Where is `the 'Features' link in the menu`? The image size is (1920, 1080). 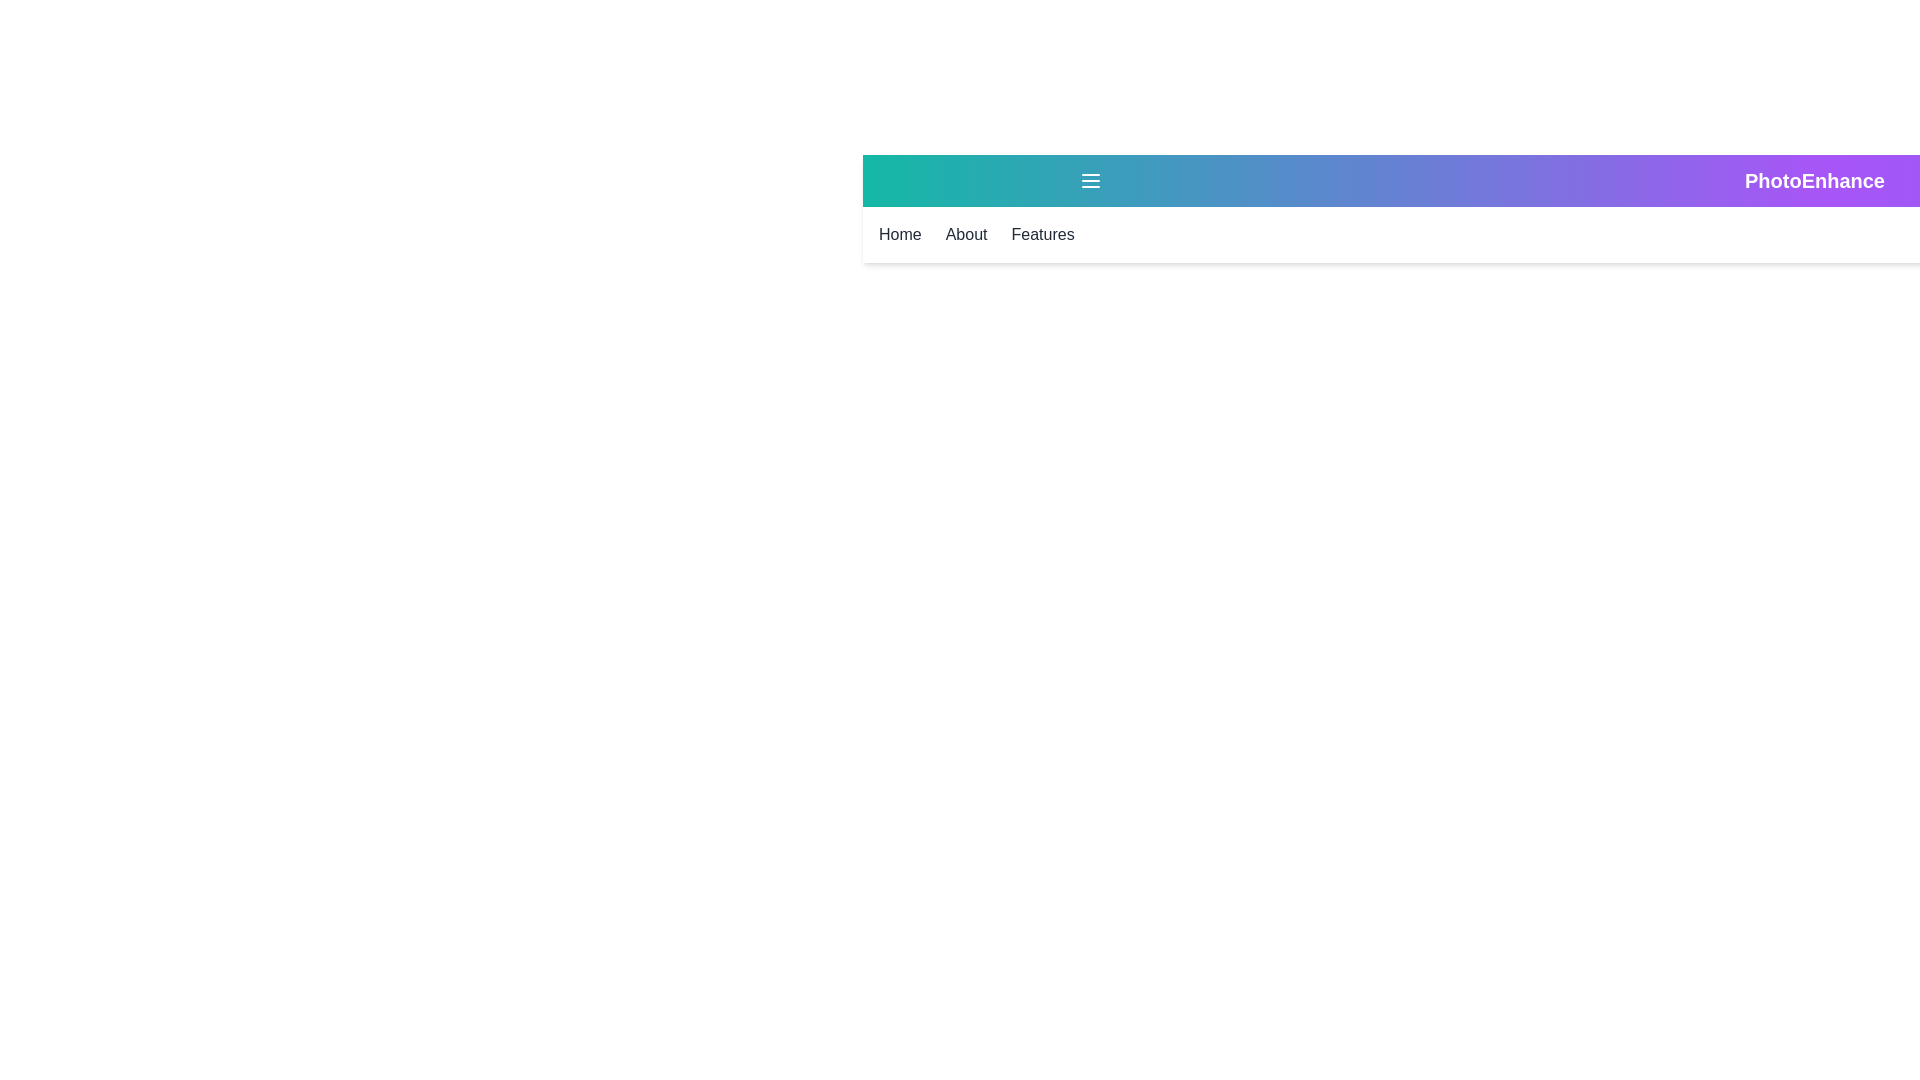 the 'Features' link in the menu is located at coordinates (1041, 234).